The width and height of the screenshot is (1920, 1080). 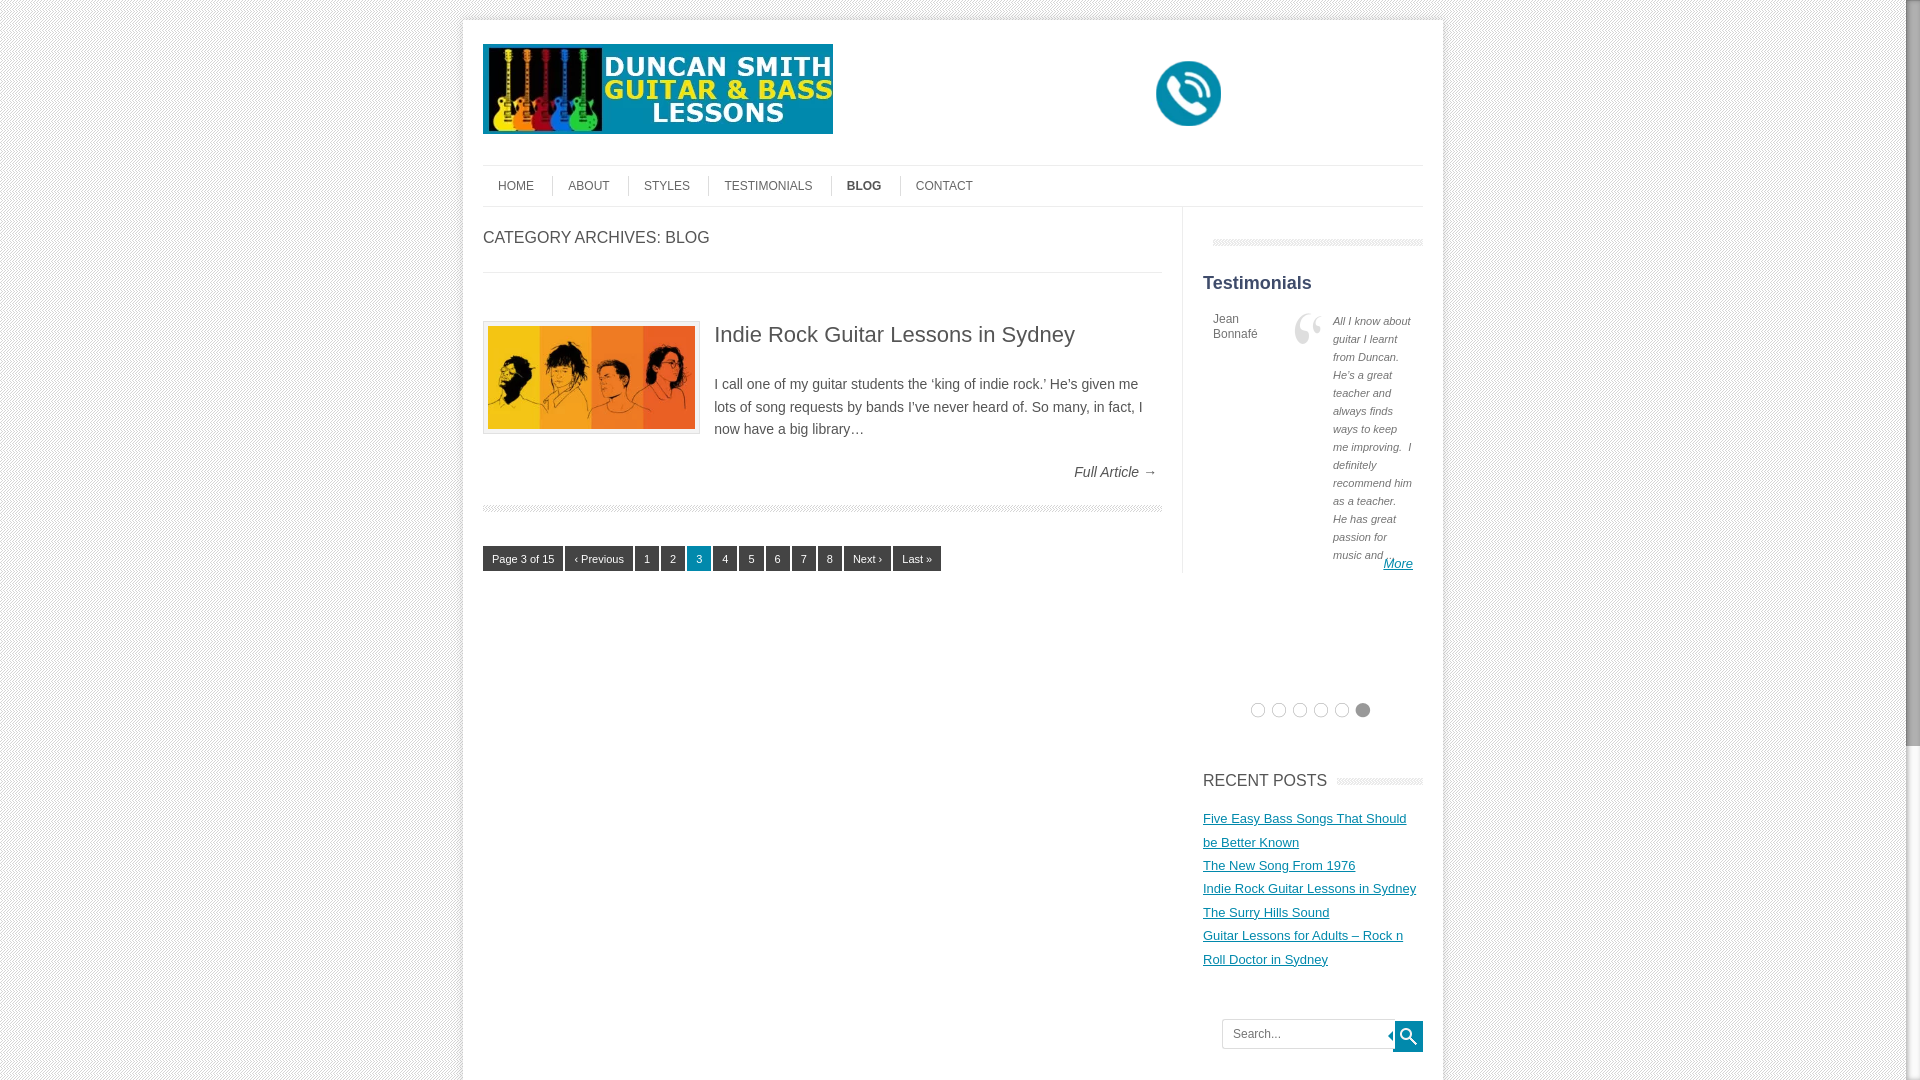 What do you see at coordinates (830, 558) in the screenshot?
I see `'8'` at bounding box center [830, 558].